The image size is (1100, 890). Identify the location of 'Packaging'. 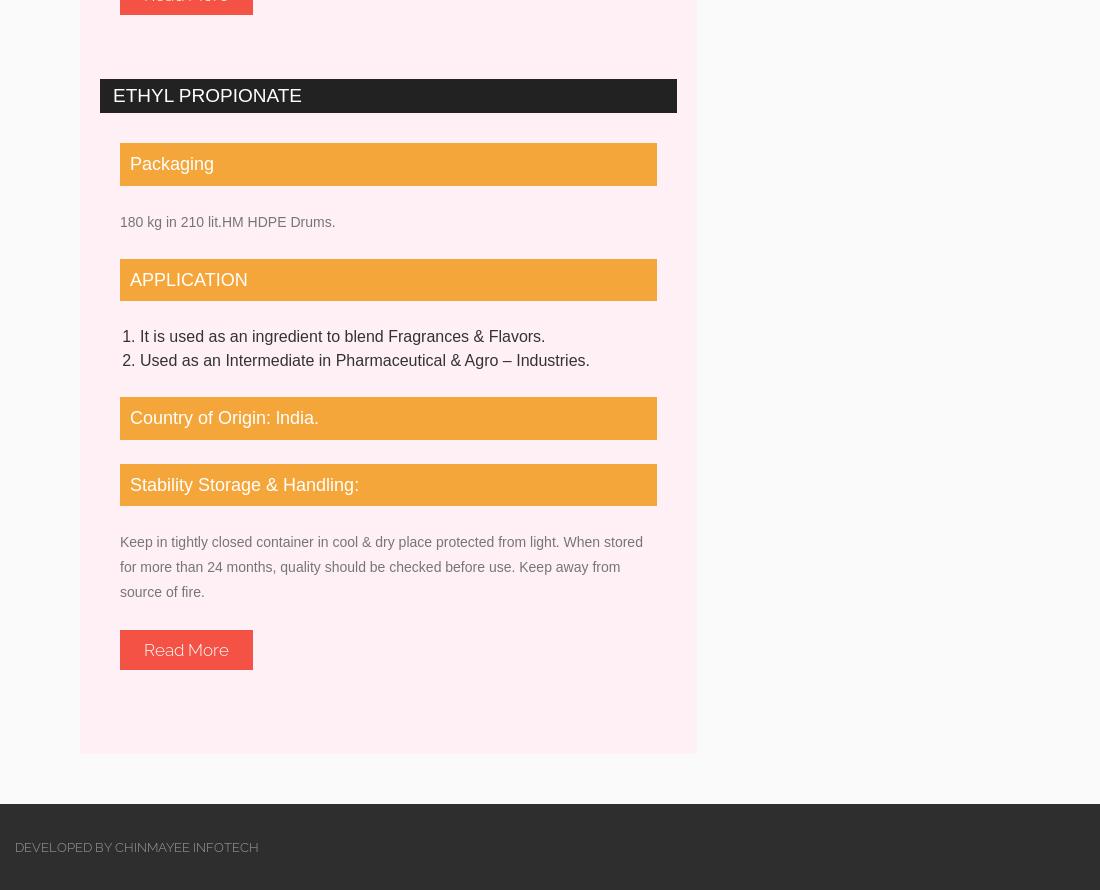
(171, 164).